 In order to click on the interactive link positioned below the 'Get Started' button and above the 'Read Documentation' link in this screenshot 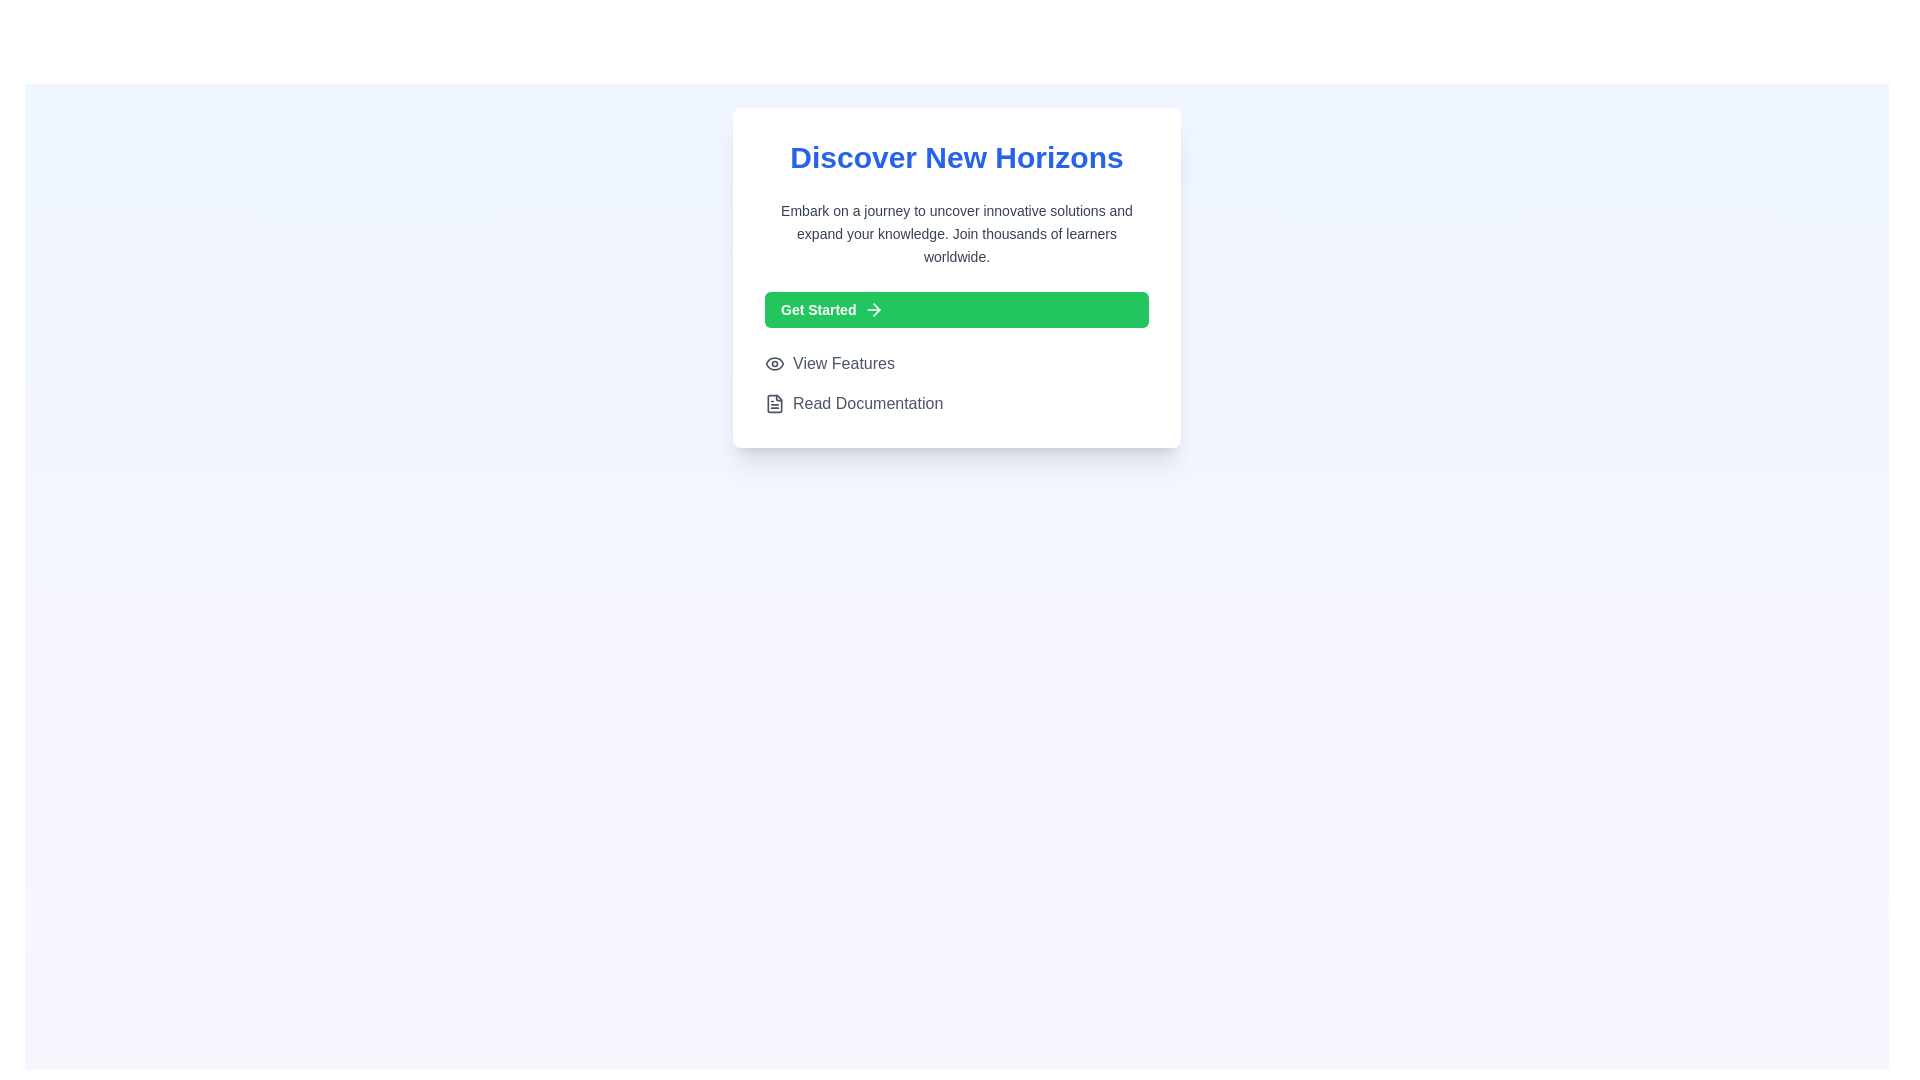, I will do `click(830, 364)`.